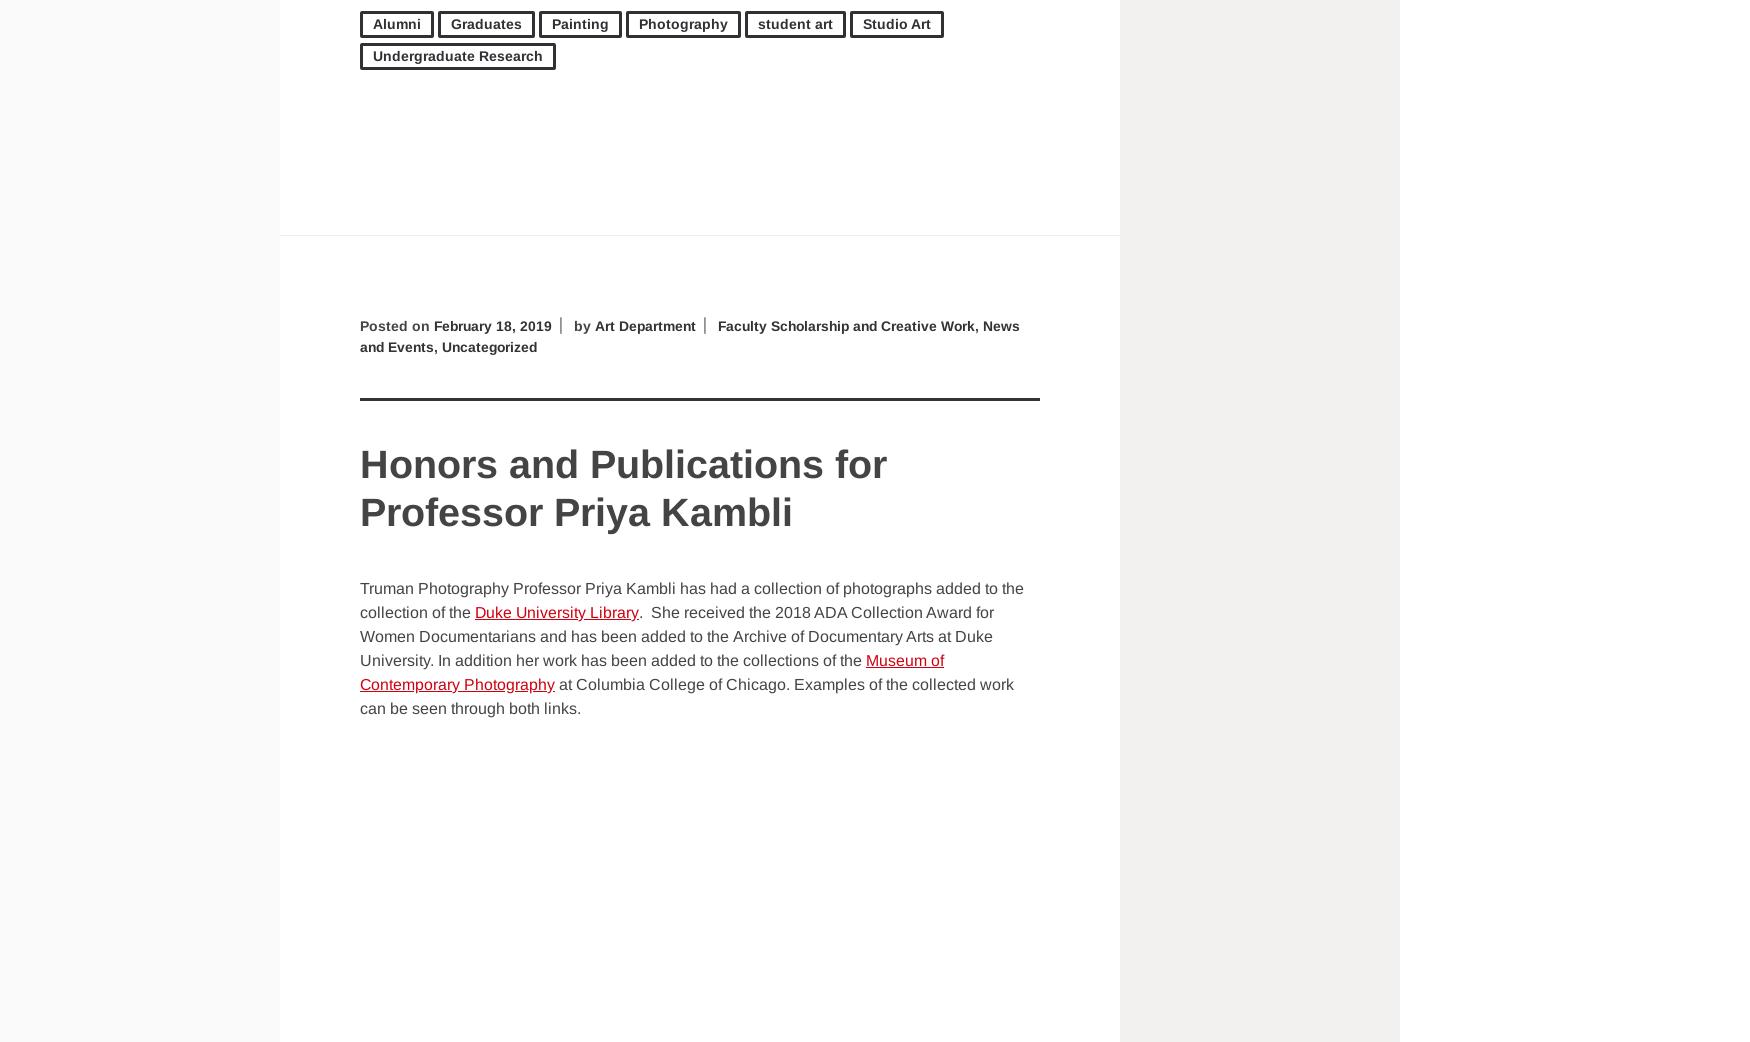  I want to click on 'Painting', so click(580, 22).